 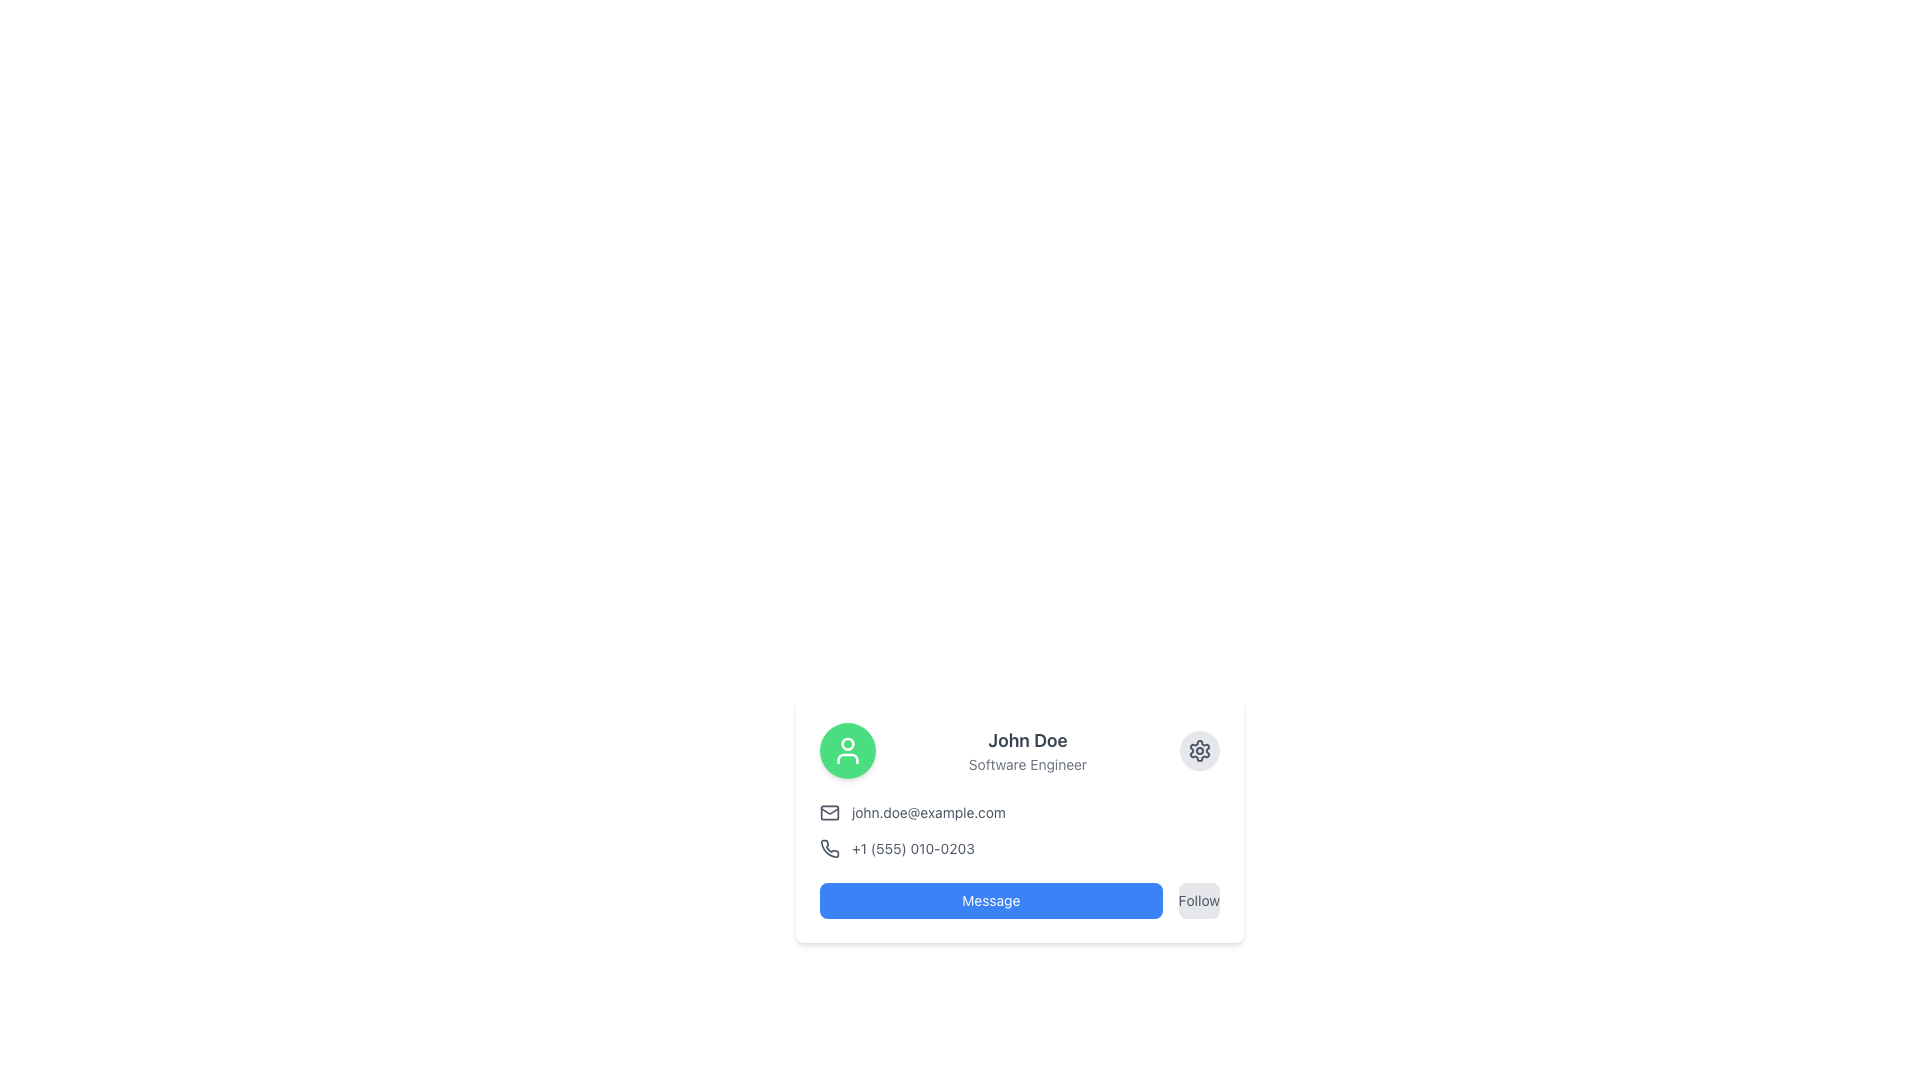 What do you see at coordinates (991, 901) in the screenshot?
I see `the button located in the lower section of a user information card to initiate a messaging action` at bounding box center [991, 901].